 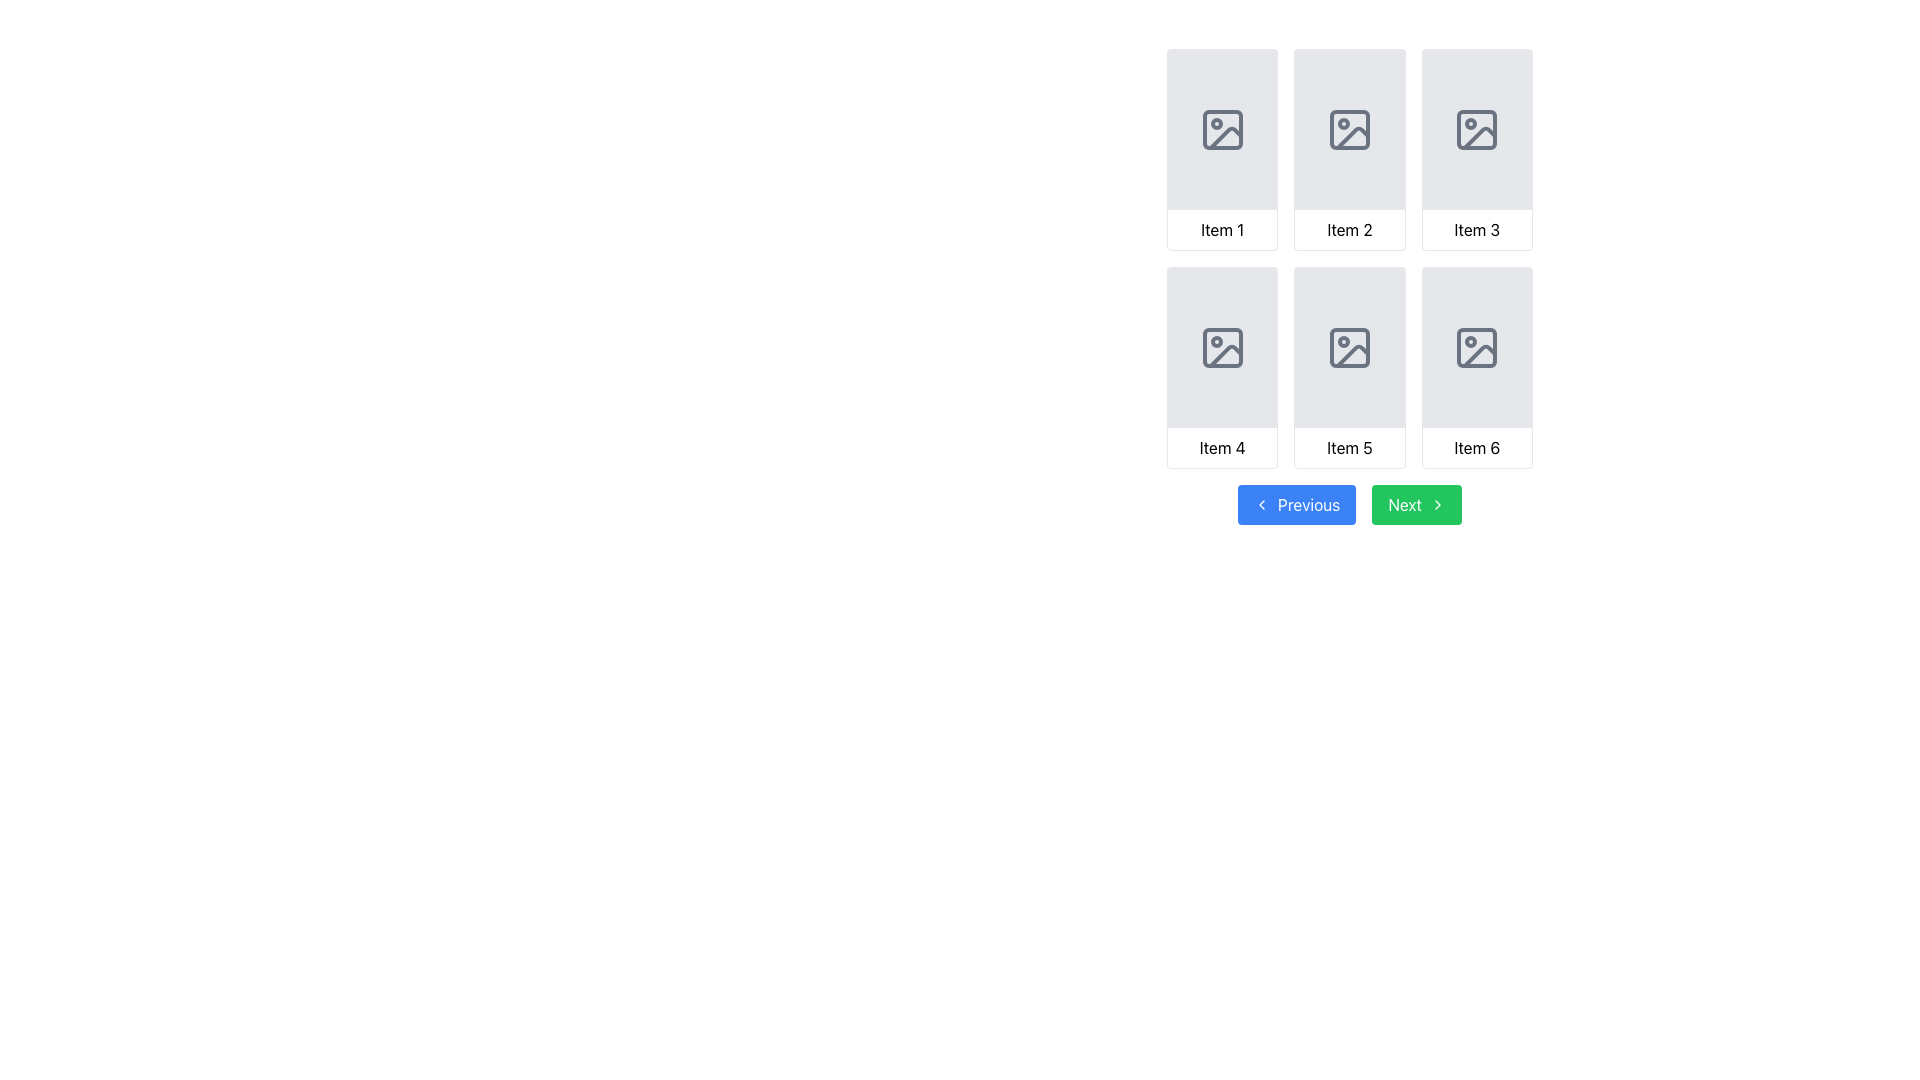 What do you see at coordinates (1349, 367) in the screenshot?
I see `label 'Item 5' on the card with a white background and light gray border, located in the second row, center column of the grid` at bounding box center [1349, 367].